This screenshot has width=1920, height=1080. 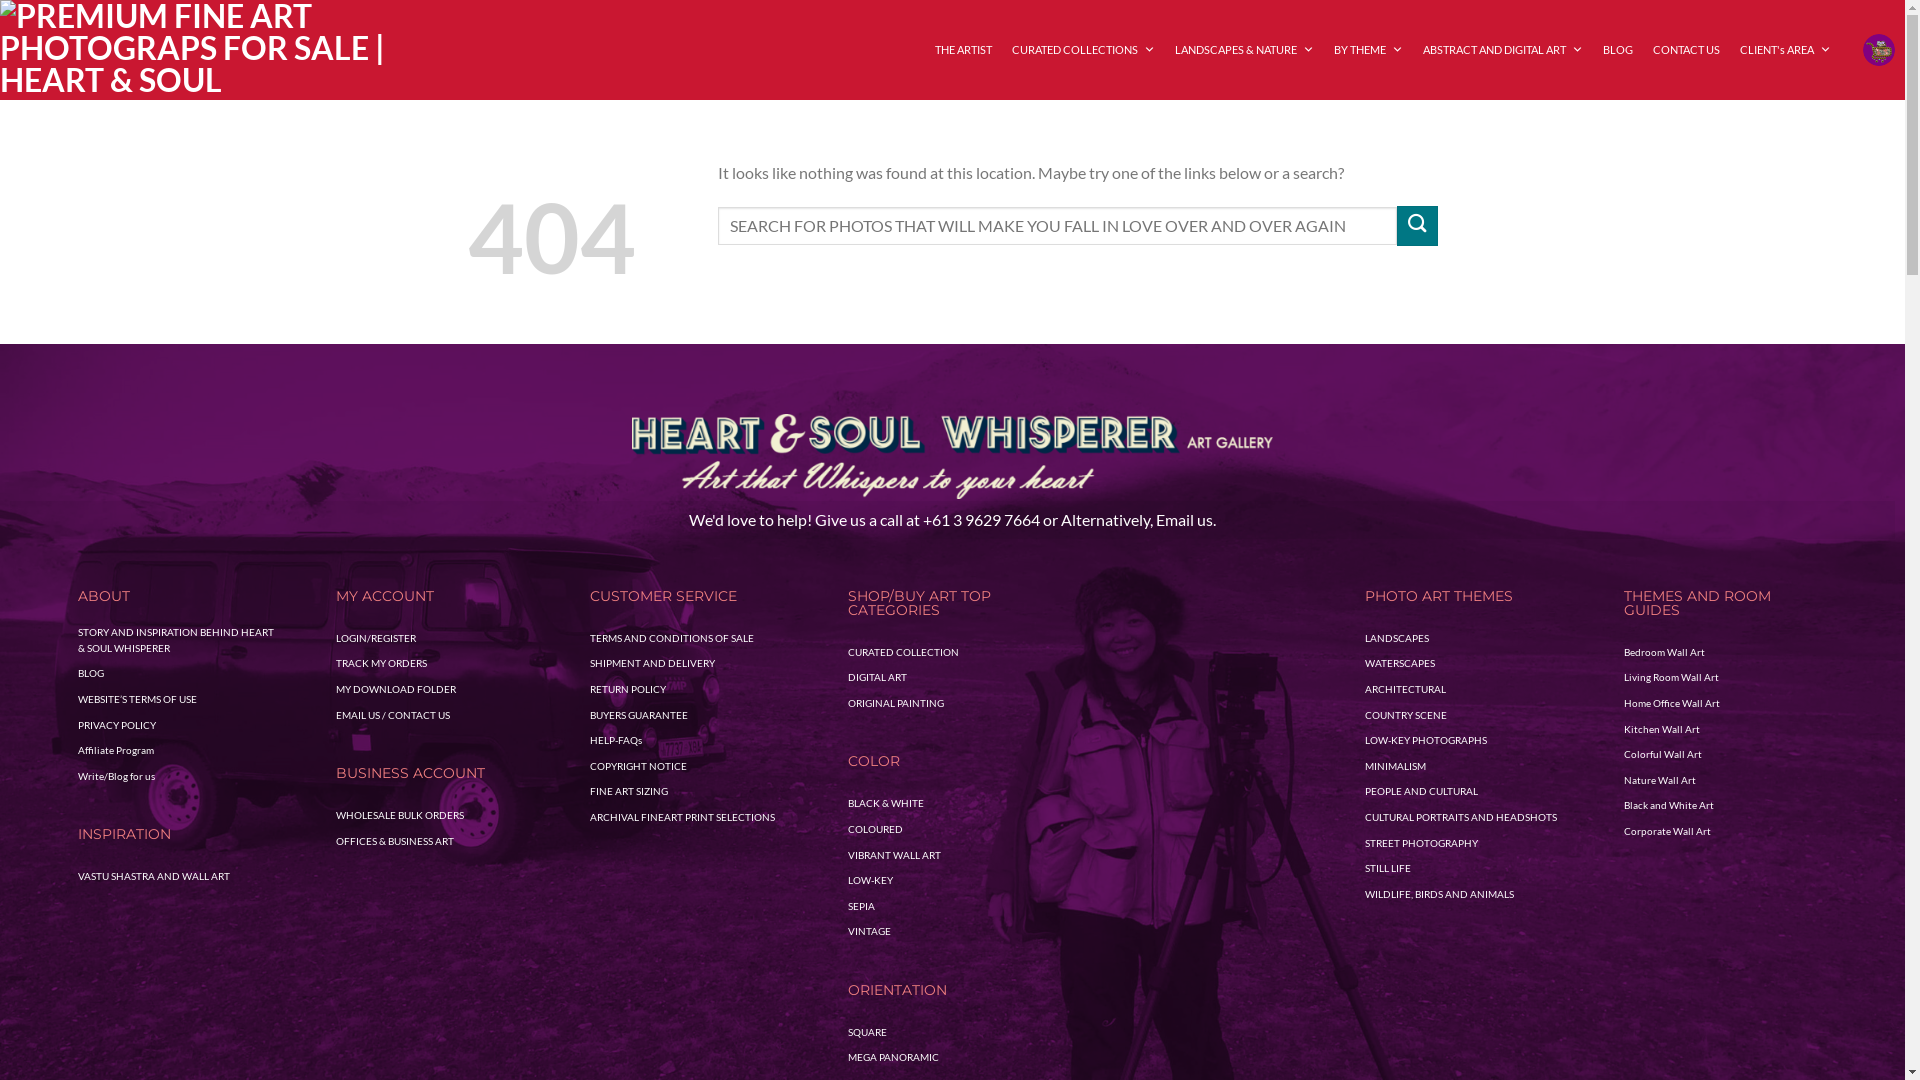 I want to click on 'Colorful Wall Art', so click(x=1662, y=753).